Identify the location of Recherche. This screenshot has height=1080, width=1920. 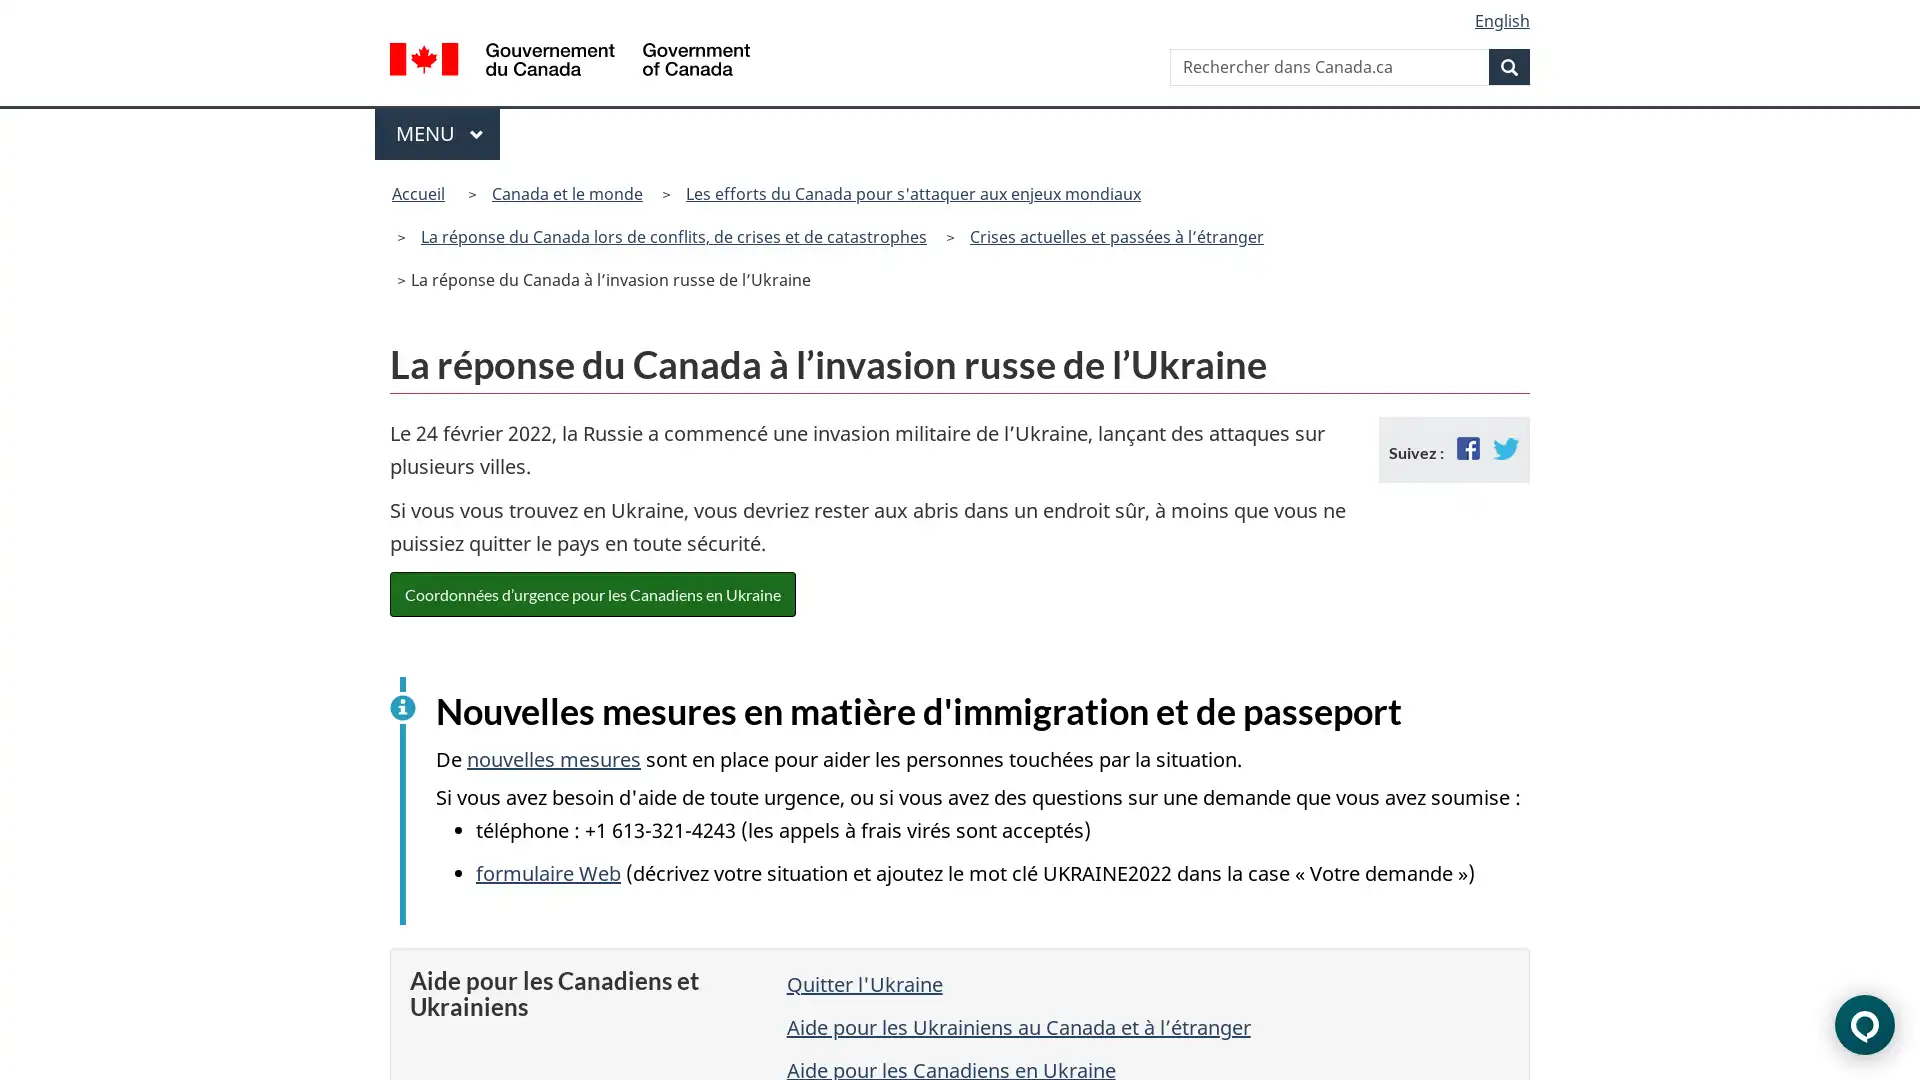
(1509, 65).